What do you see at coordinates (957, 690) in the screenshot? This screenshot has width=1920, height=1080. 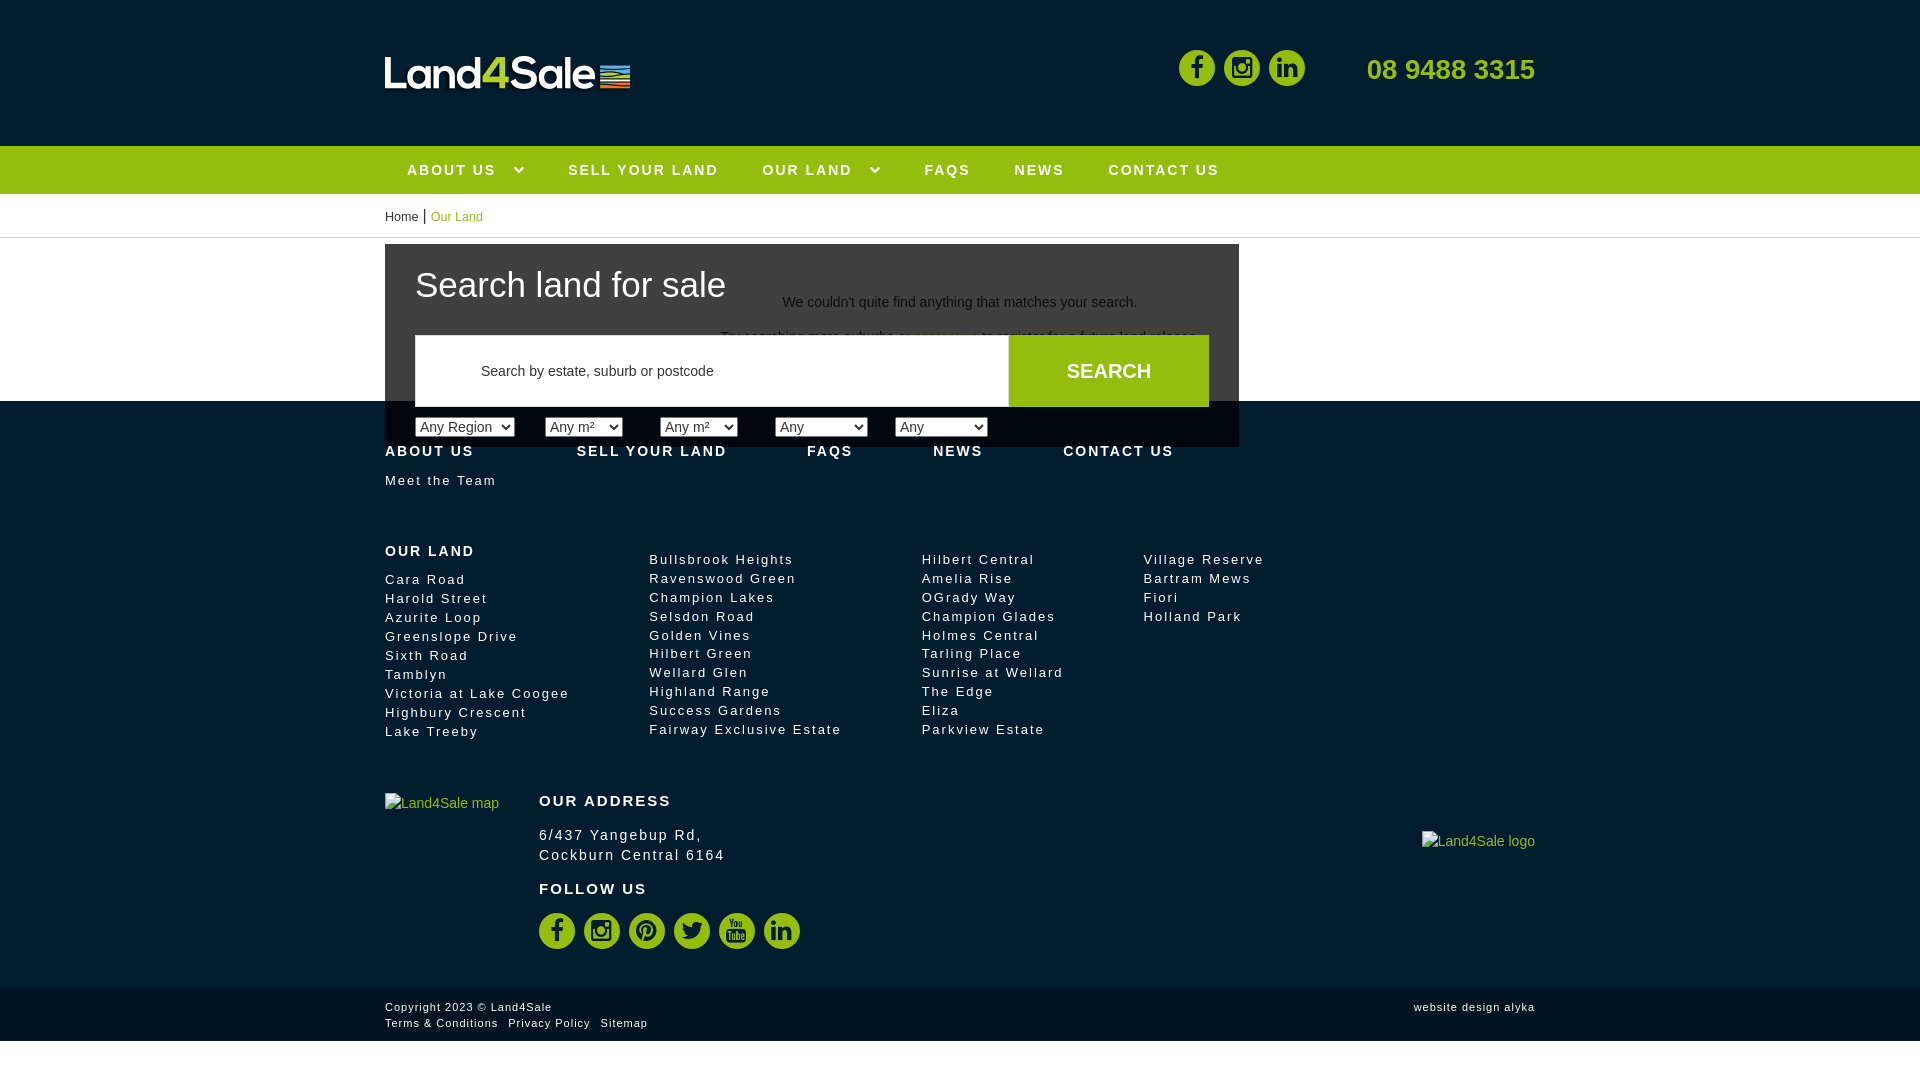 I see `'The Edge'` at bounding box center [957, 690].